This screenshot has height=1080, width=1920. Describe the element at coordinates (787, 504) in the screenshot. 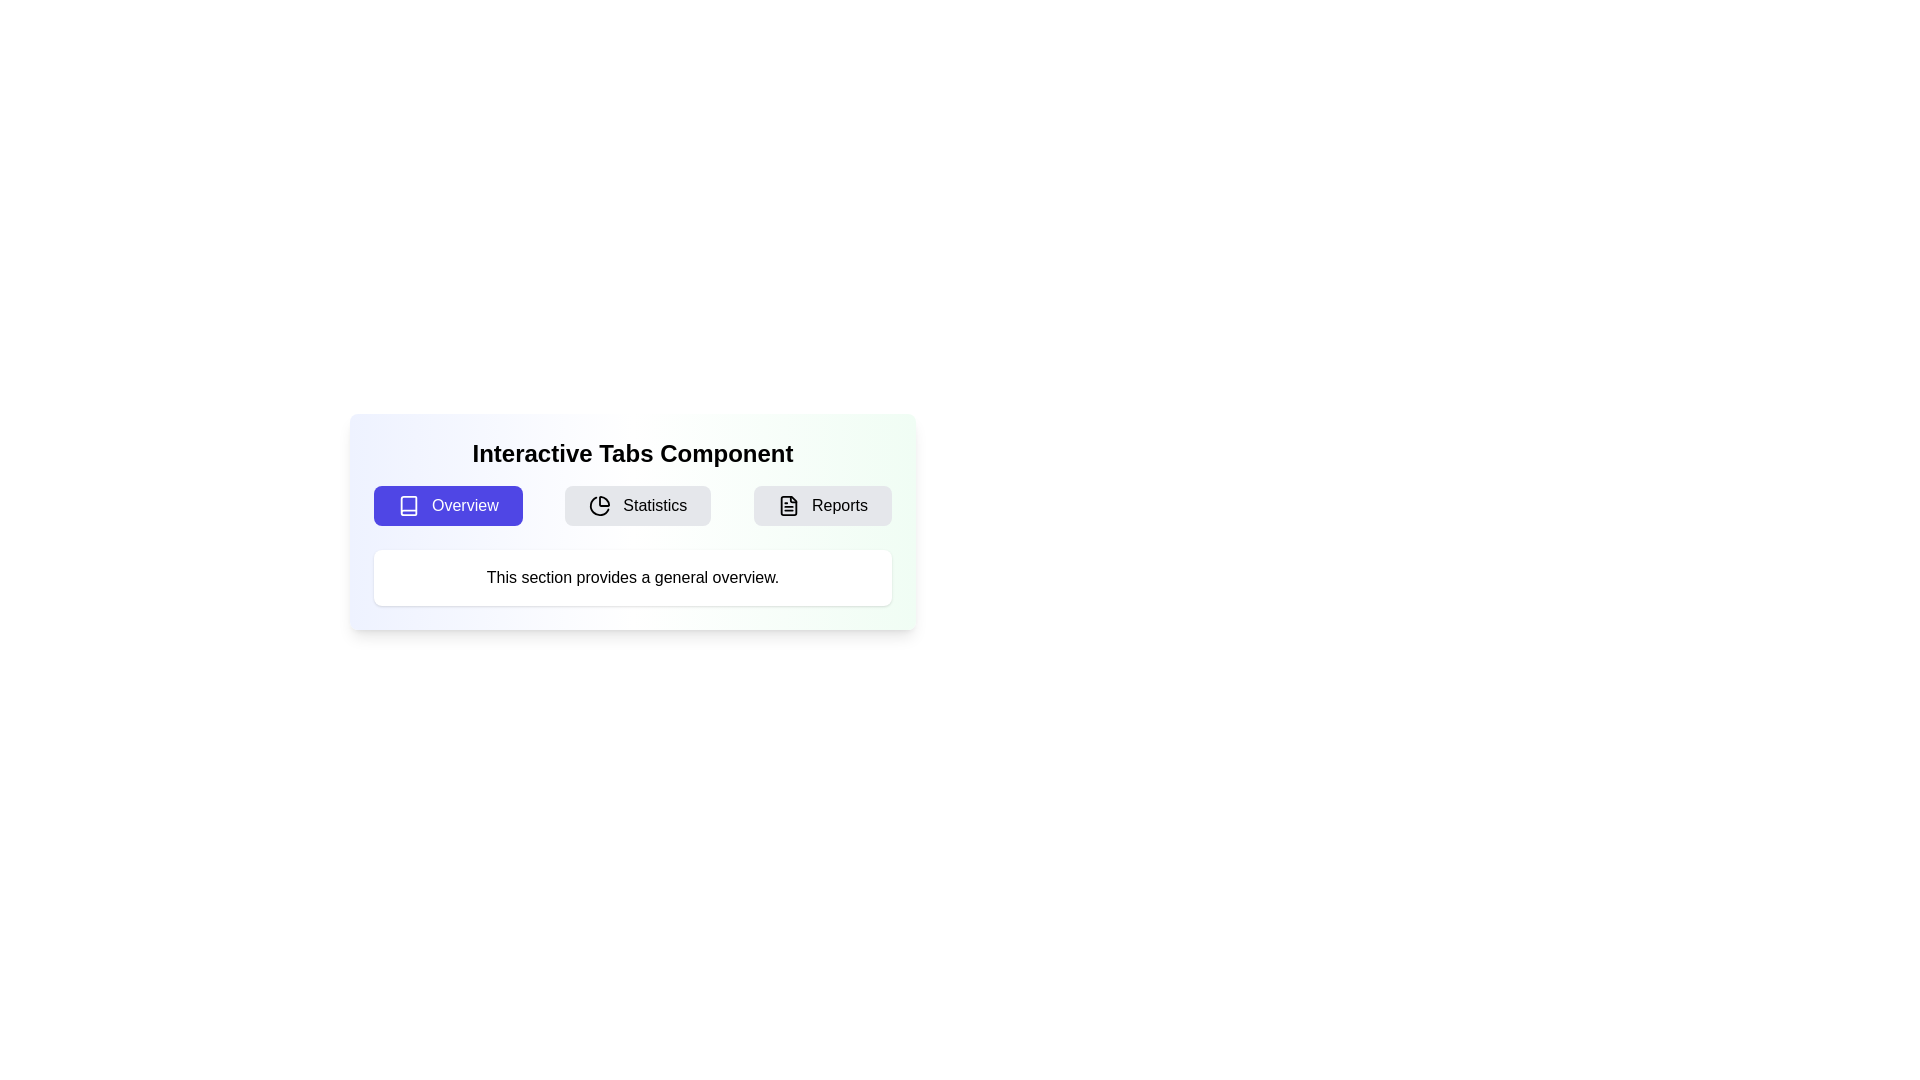

I see `the file document icon located within the 'Reports' tab button, which is positioned to the left of the text label 'Reports'` at that location.